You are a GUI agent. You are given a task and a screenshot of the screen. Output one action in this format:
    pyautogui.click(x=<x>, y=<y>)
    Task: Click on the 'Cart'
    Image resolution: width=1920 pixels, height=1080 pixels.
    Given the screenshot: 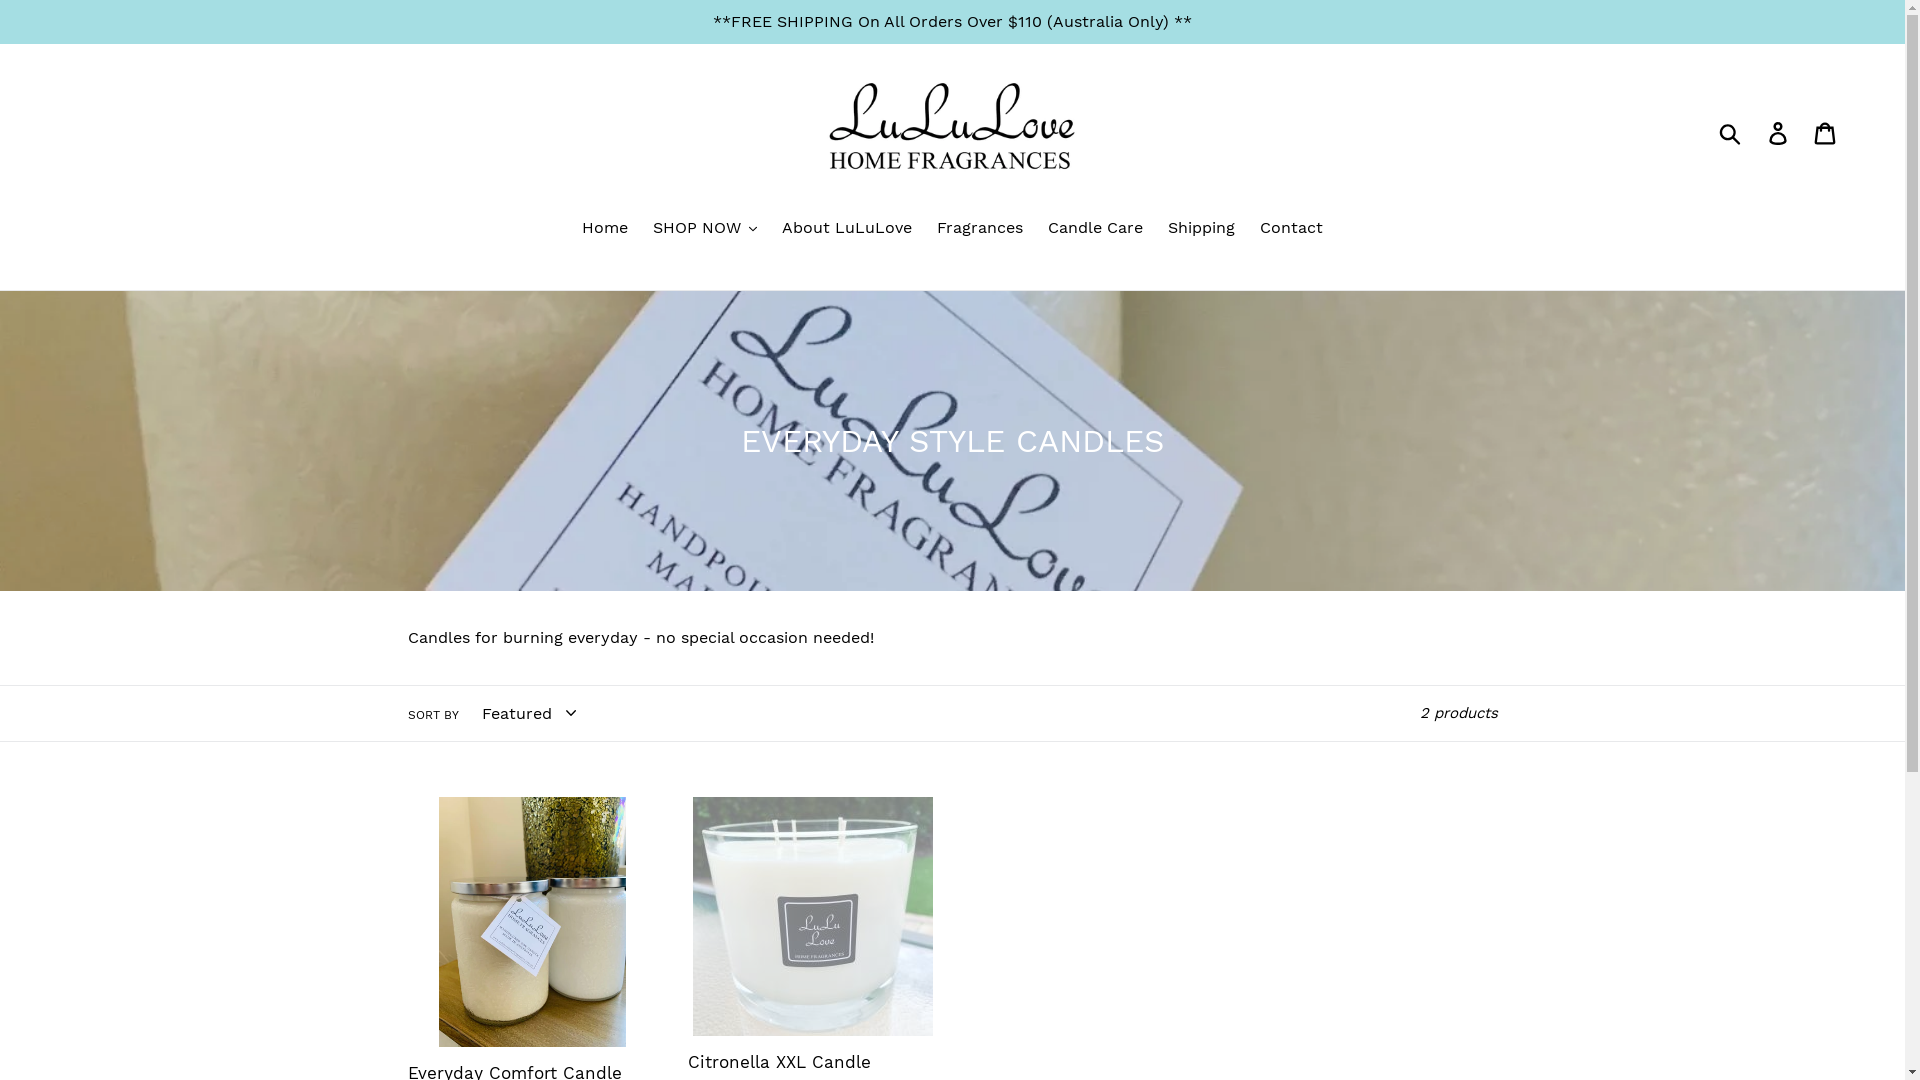 What is the action you would take?
    pyautogui.click(x=1803, y=132)
    